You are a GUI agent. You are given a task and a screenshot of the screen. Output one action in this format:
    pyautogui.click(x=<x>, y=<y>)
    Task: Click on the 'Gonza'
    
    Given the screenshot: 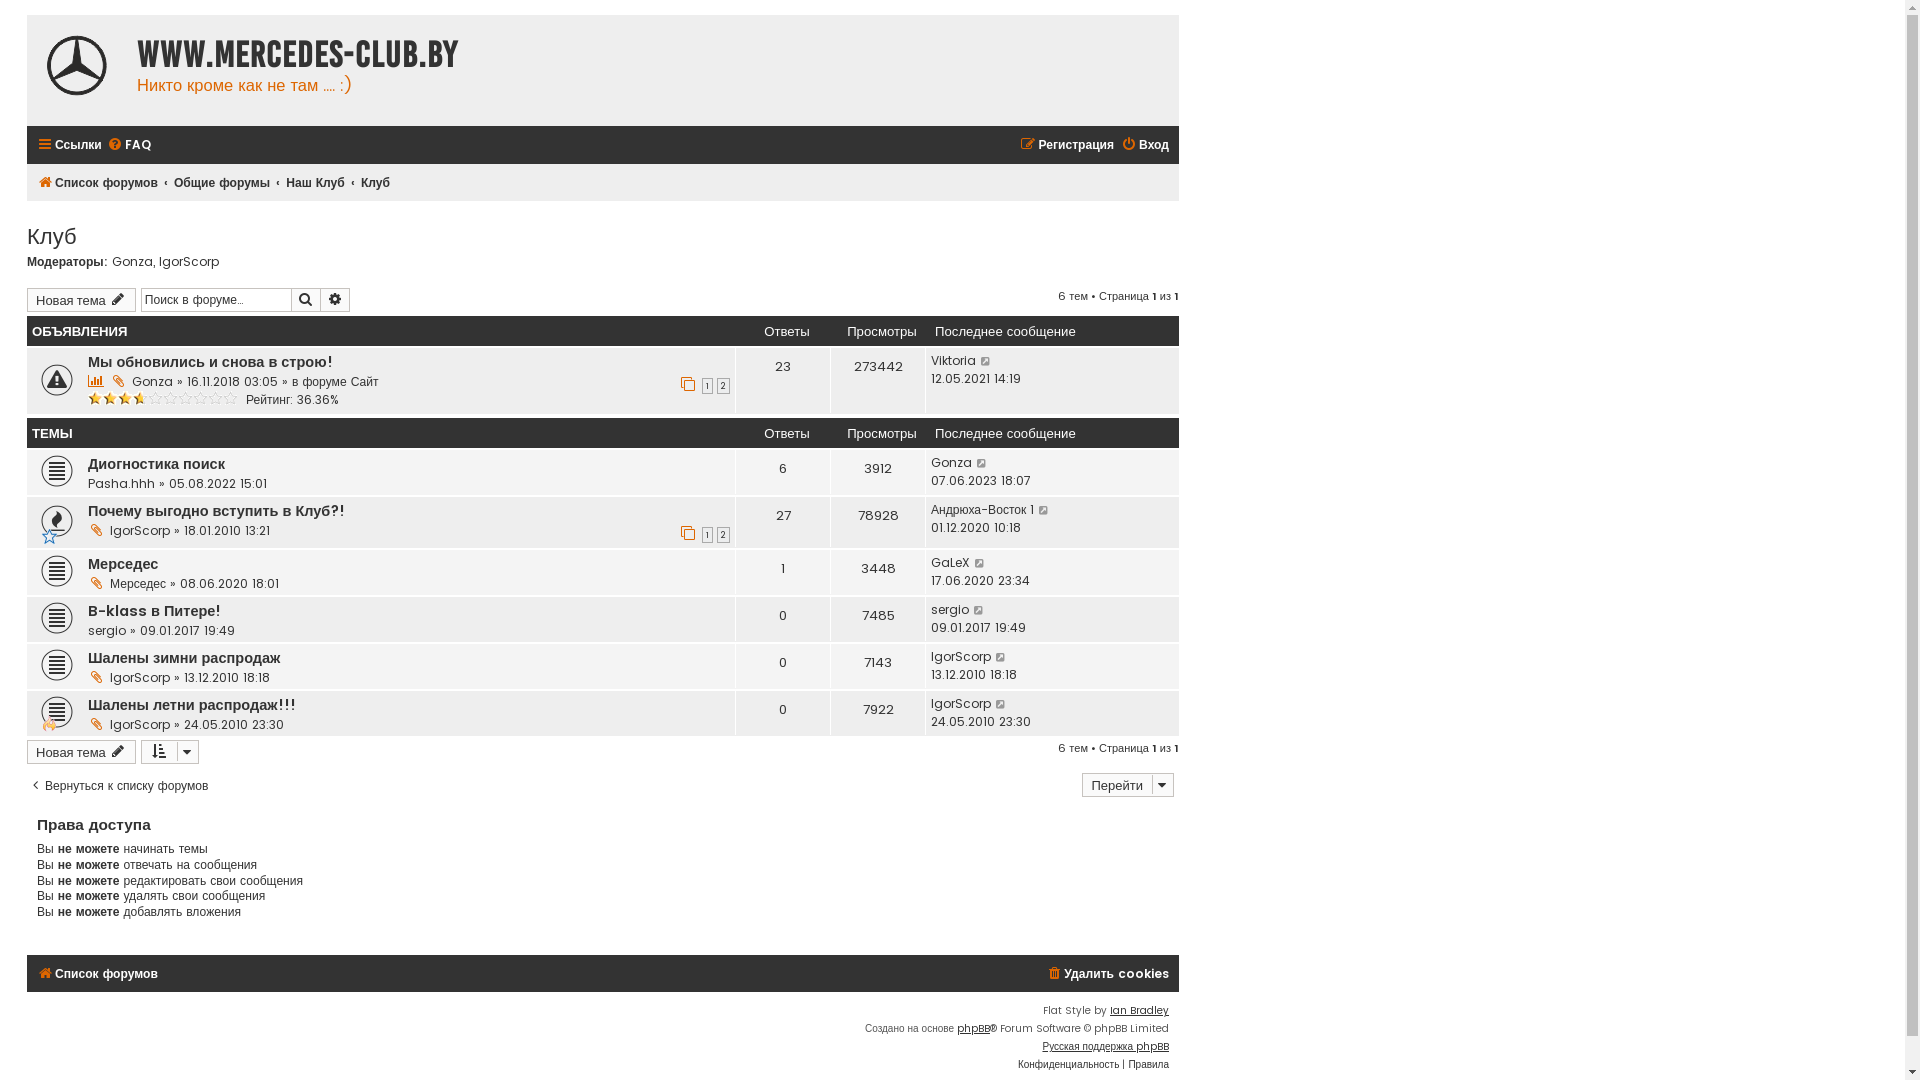 What is the action you would take?
    pyautogui.click(x=950, y=462)
    